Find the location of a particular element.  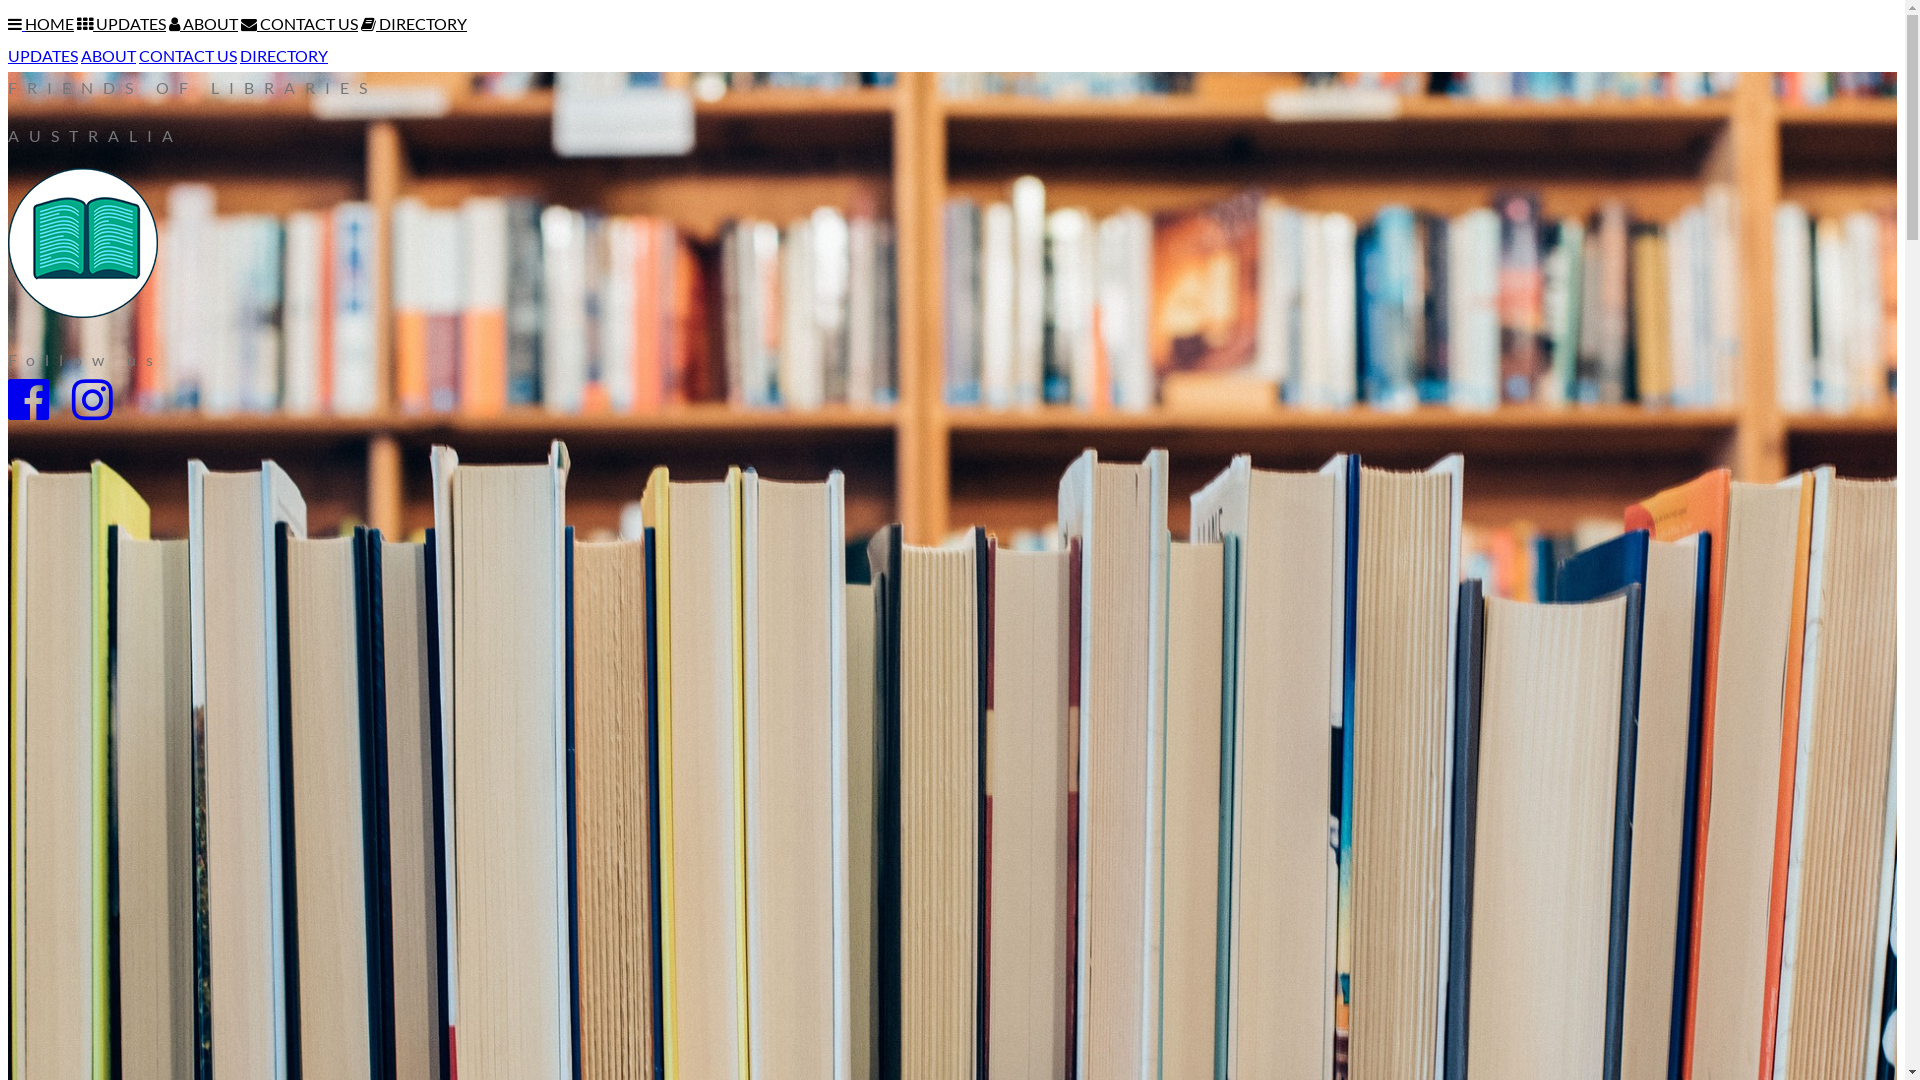

'CONTACT US' is located at coordinates (187, 54).